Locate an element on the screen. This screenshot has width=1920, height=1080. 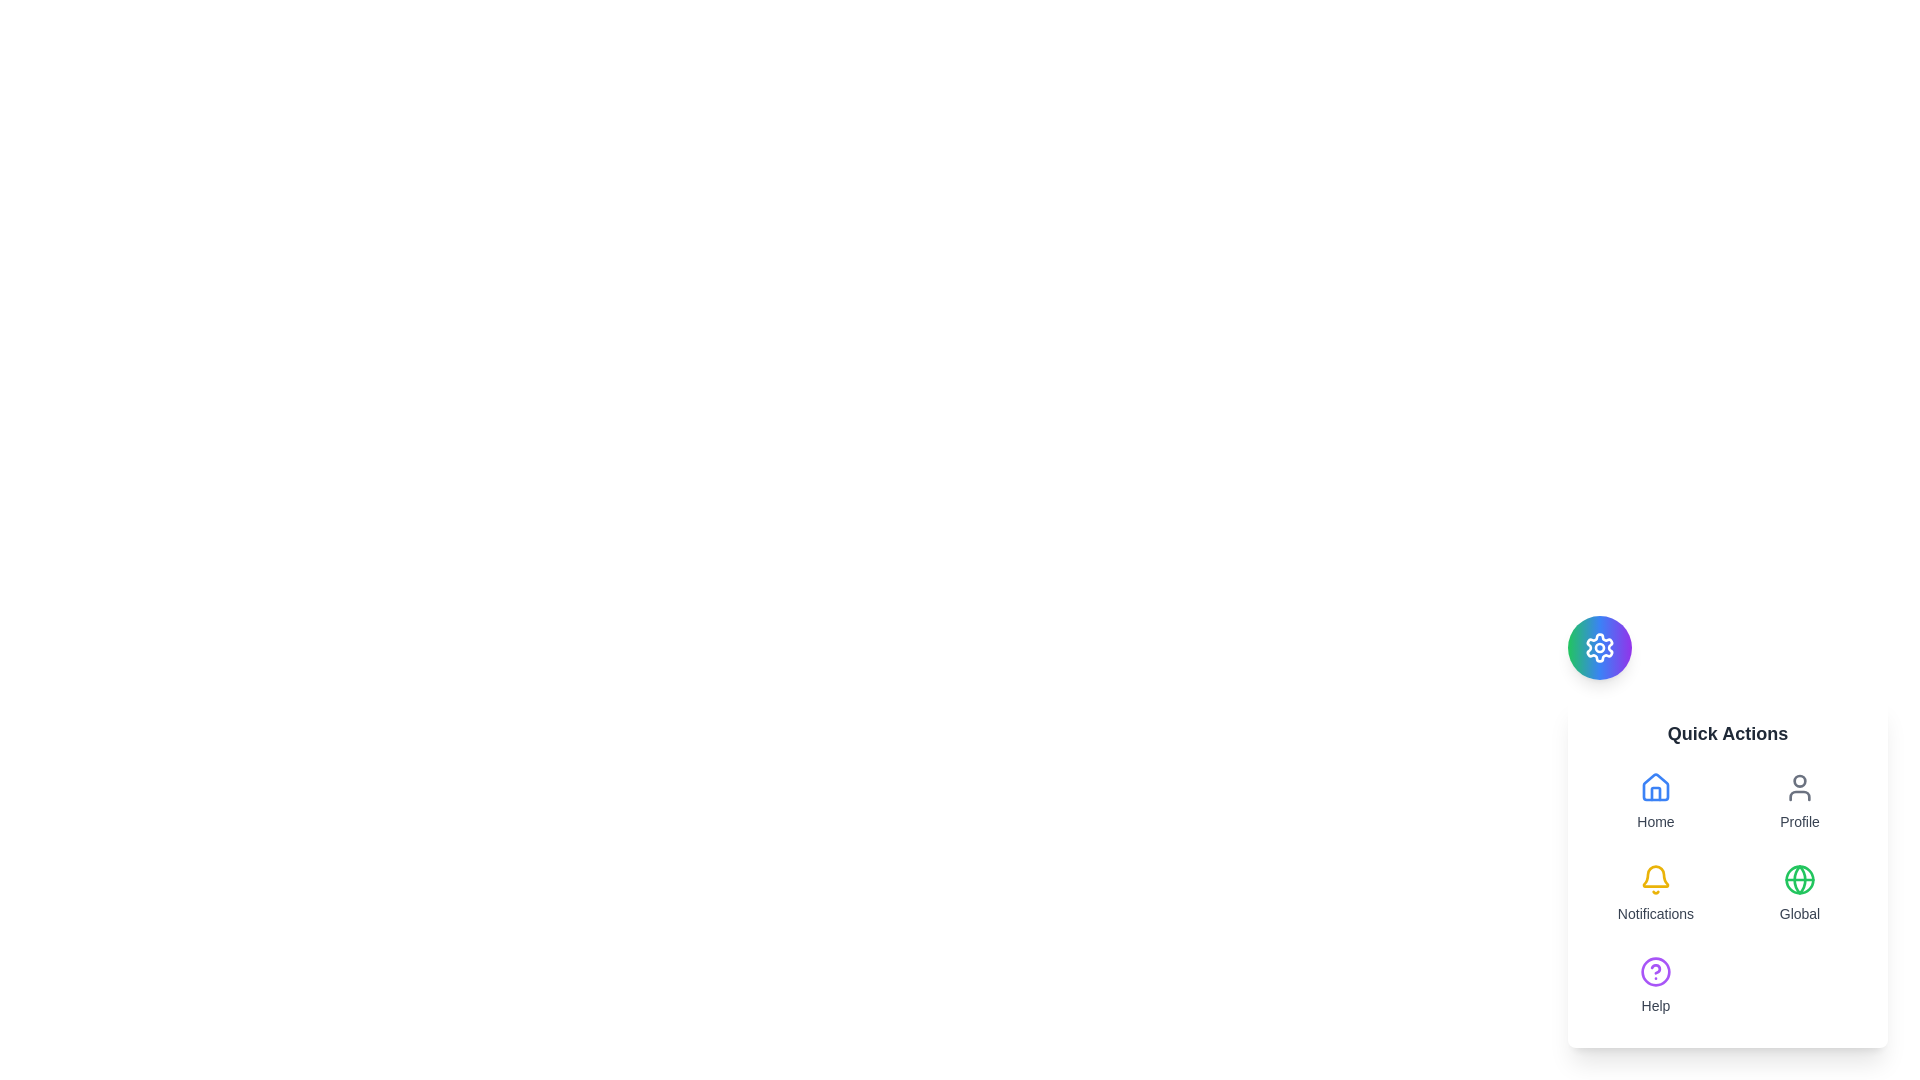
the 'Help' text label located at the bottom-right corner of the interface, styled in a small gray font is located at coordinates (1656, 1006).